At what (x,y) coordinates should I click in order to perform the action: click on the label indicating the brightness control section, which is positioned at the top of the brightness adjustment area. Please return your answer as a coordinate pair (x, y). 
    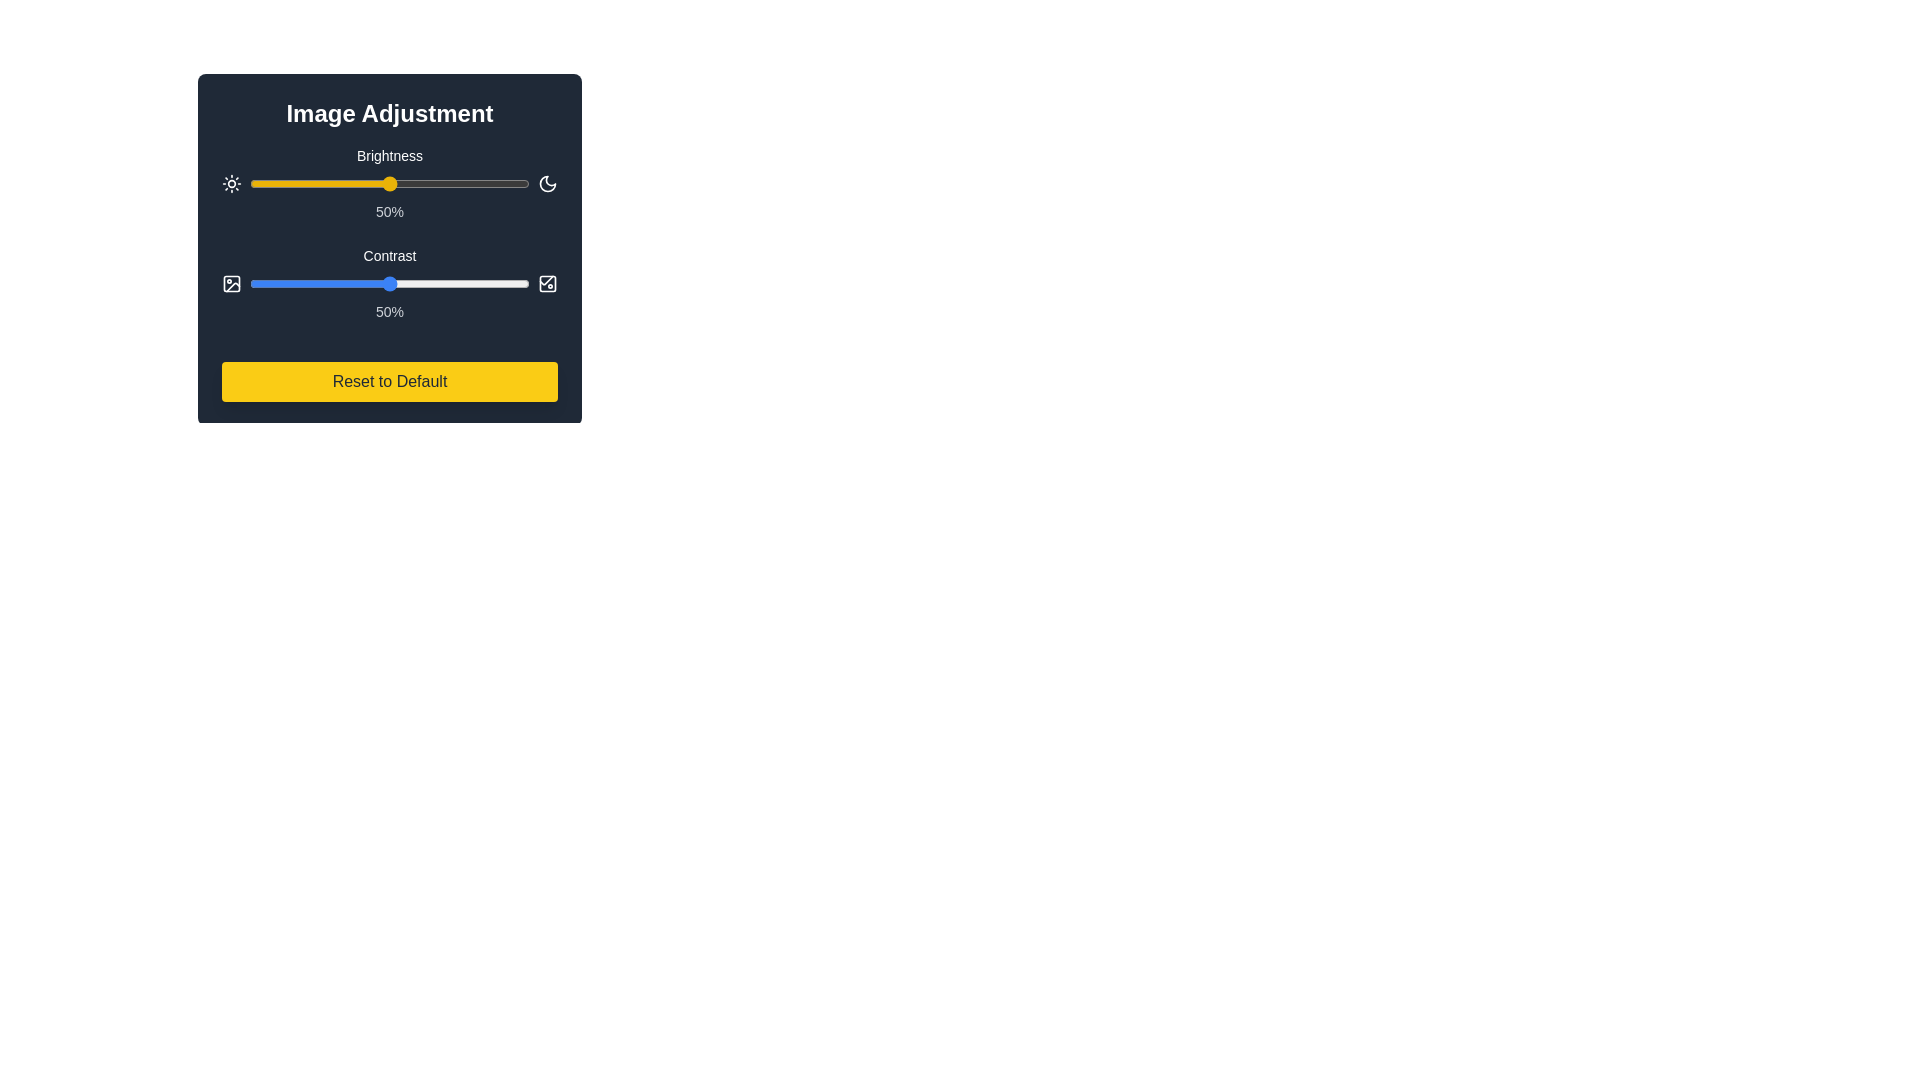
    Looking at the image, I should click on (389, 154).